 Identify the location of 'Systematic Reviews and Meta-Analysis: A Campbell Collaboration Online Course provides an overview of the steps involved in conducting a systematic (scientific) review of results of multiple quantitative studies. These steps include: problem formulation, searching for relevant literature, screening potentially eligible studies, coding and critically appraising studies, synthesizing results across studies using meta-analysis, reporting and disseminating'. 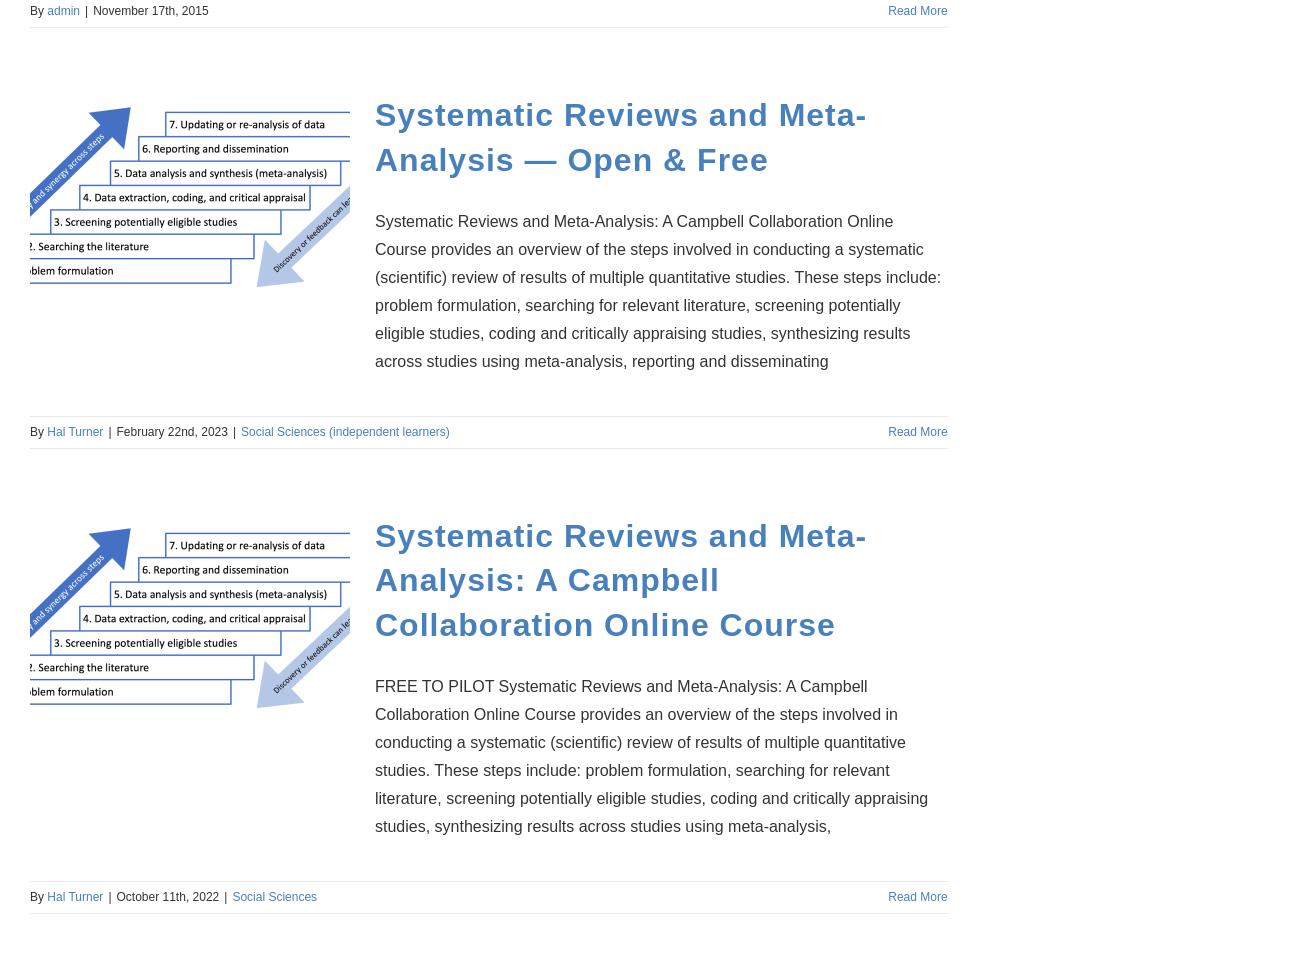
(657, 290).